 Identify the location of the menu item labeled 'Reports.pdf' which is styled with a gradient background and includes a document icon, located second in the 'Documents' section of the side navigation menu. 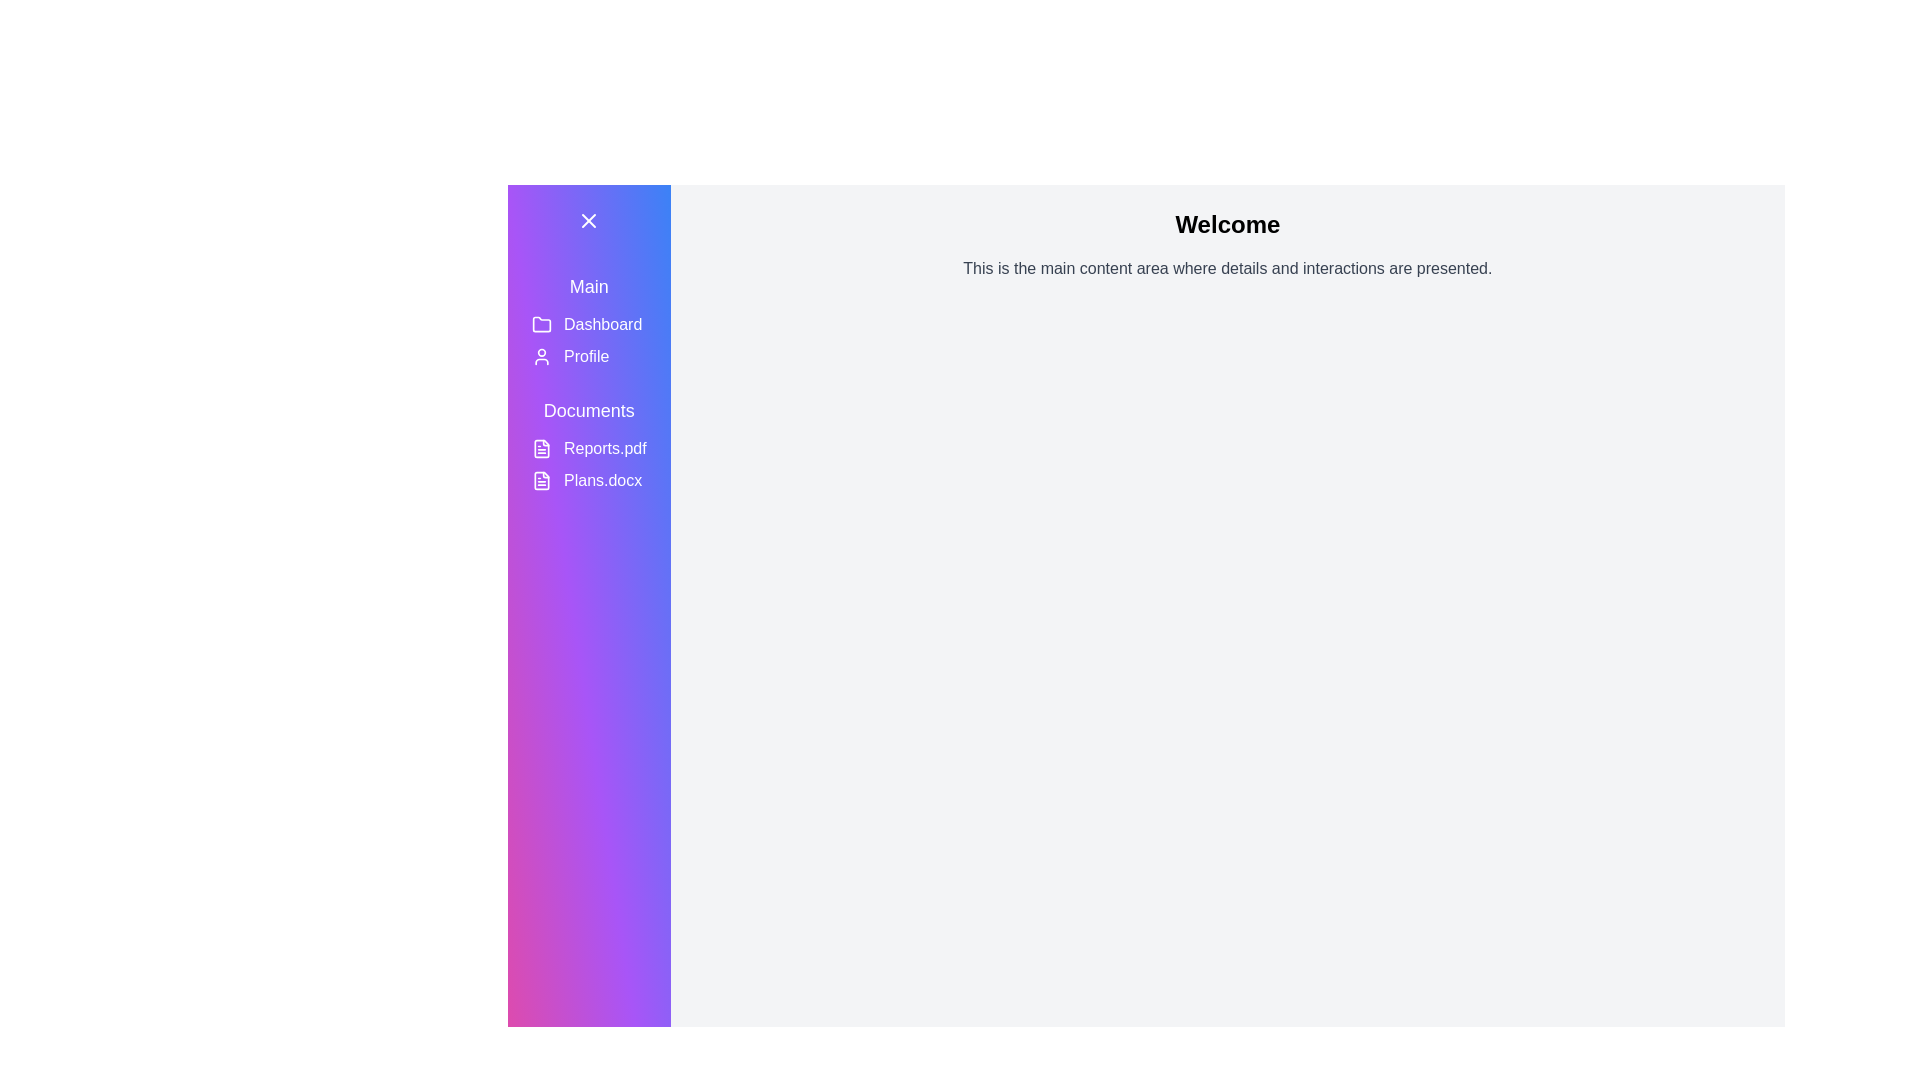
(588, 447).